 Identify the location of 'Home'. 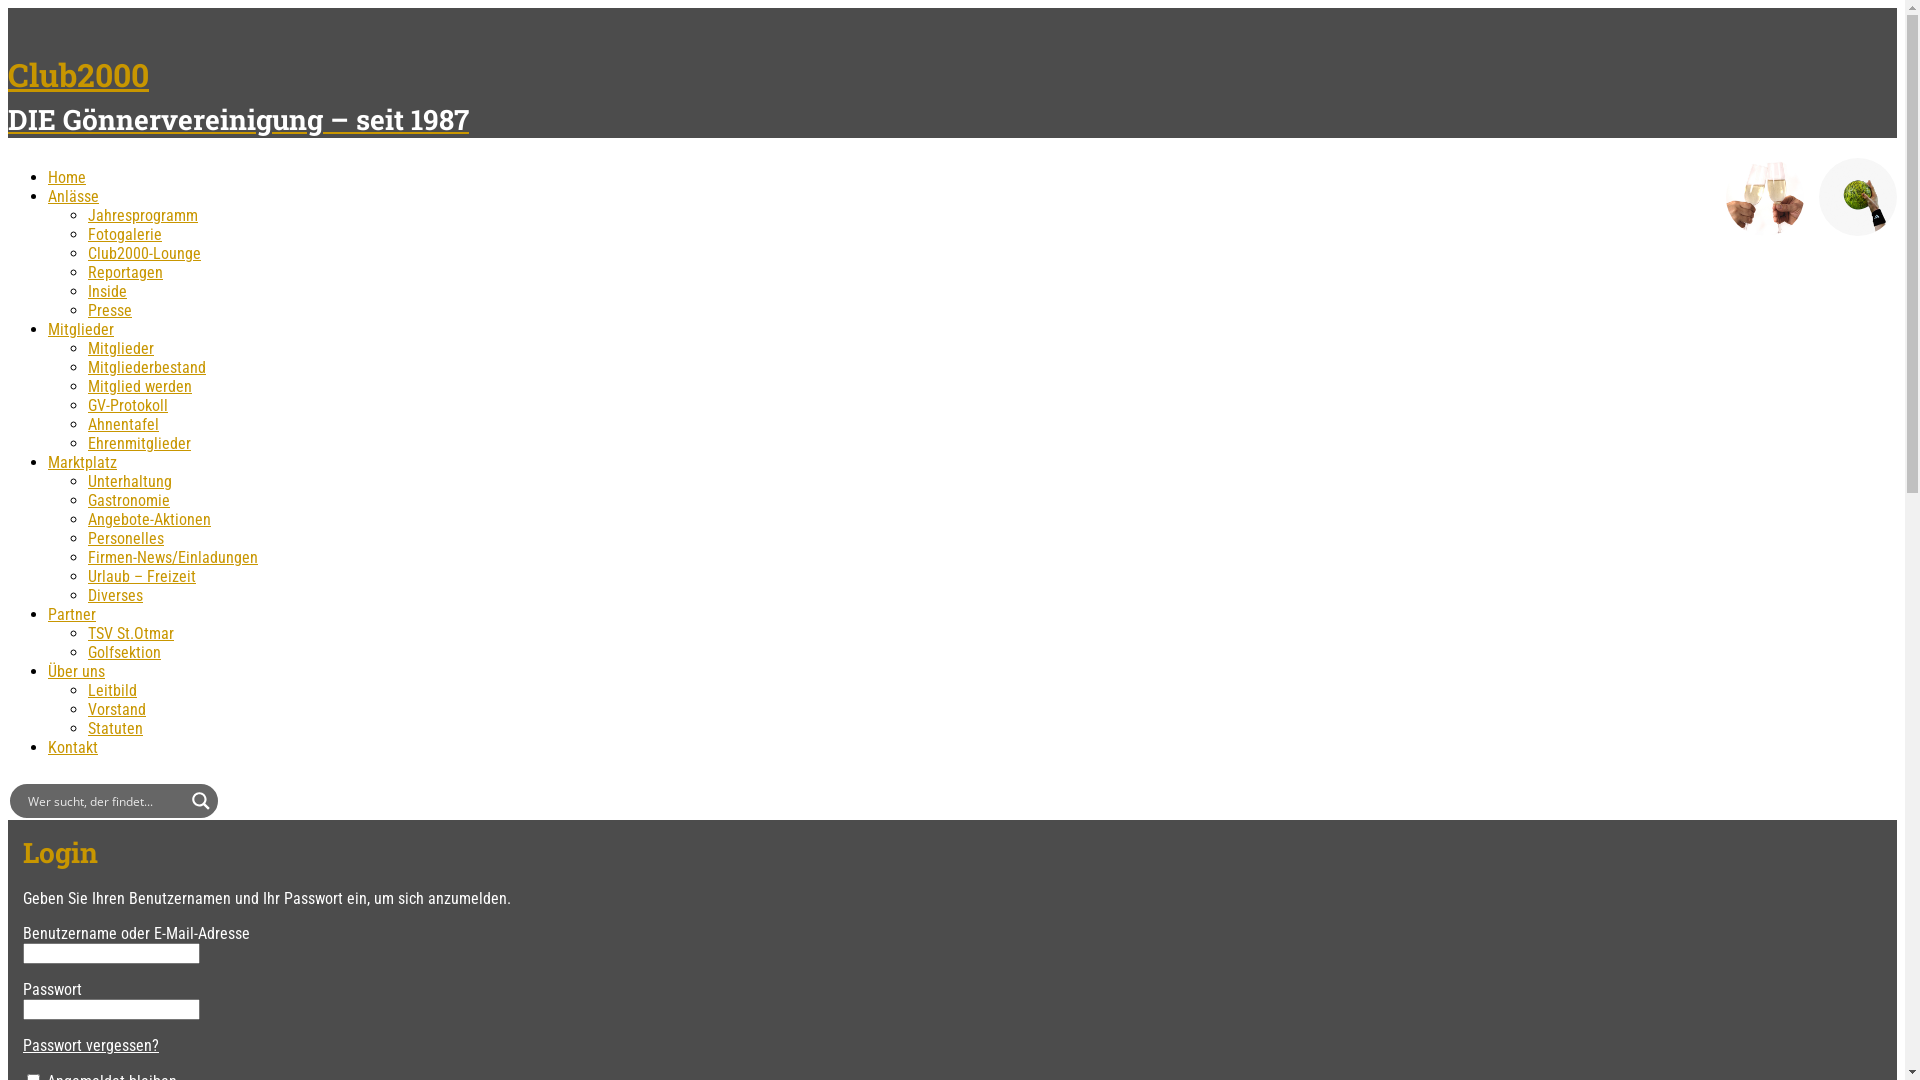
(67, 176).